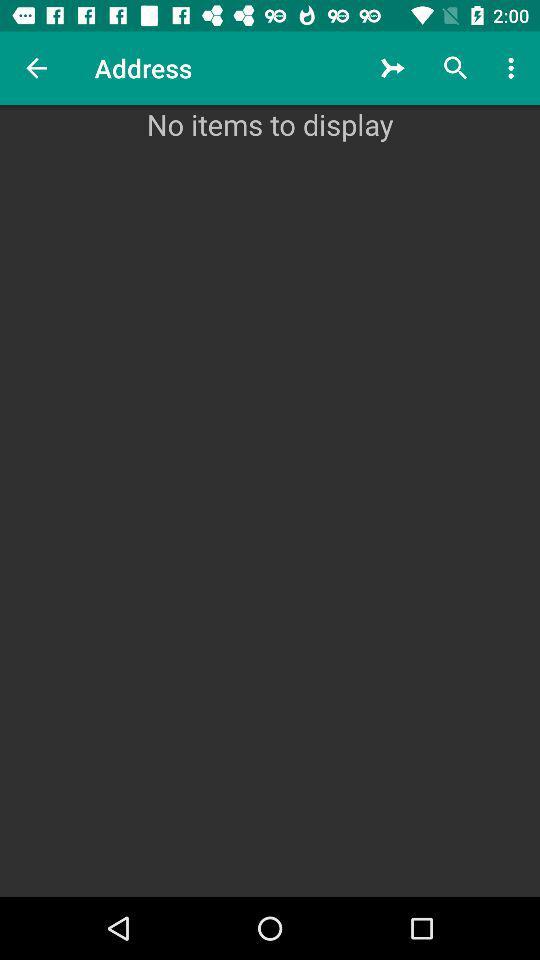  What do you see at coordinates (36, 68) in the screenshot?
I see `the item next to the address` at bounding box center [36, 68].